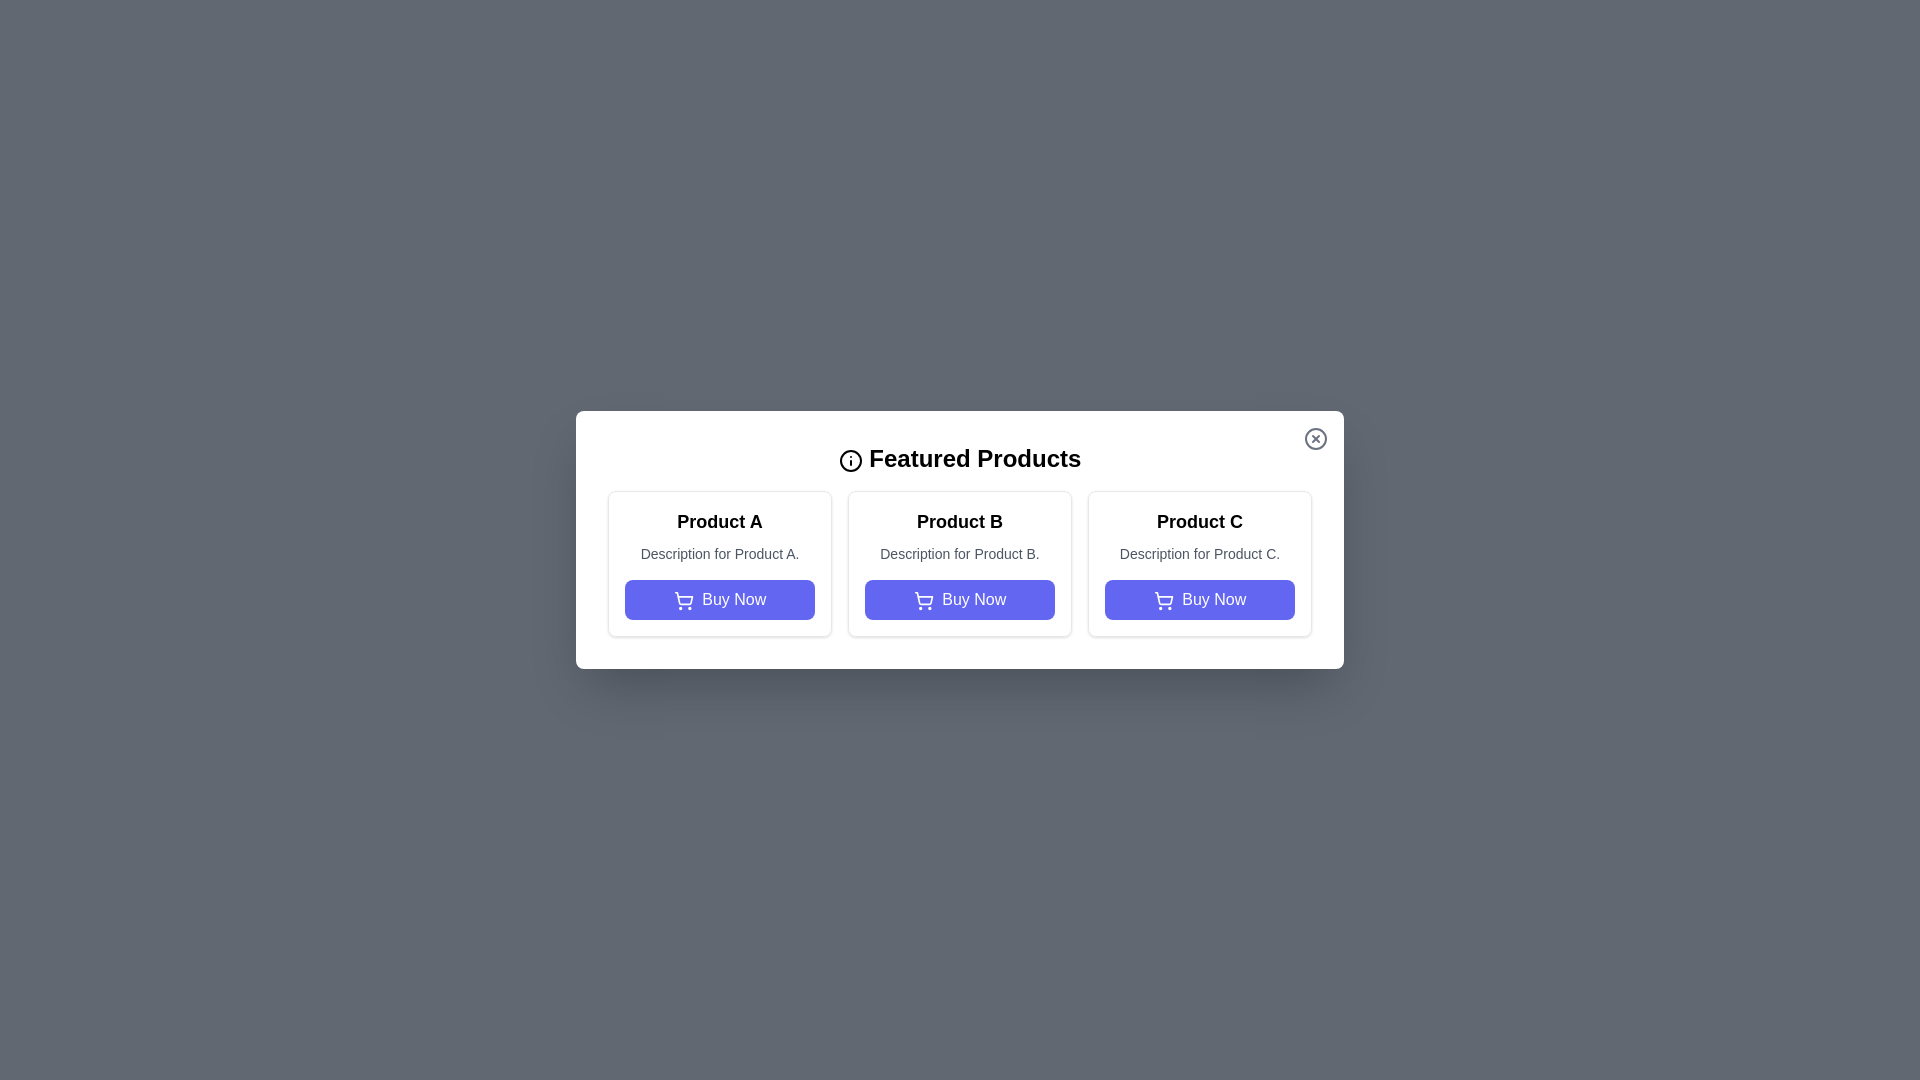  I want to click on the 'Buy Now' button for Product A, so click(720, 599).